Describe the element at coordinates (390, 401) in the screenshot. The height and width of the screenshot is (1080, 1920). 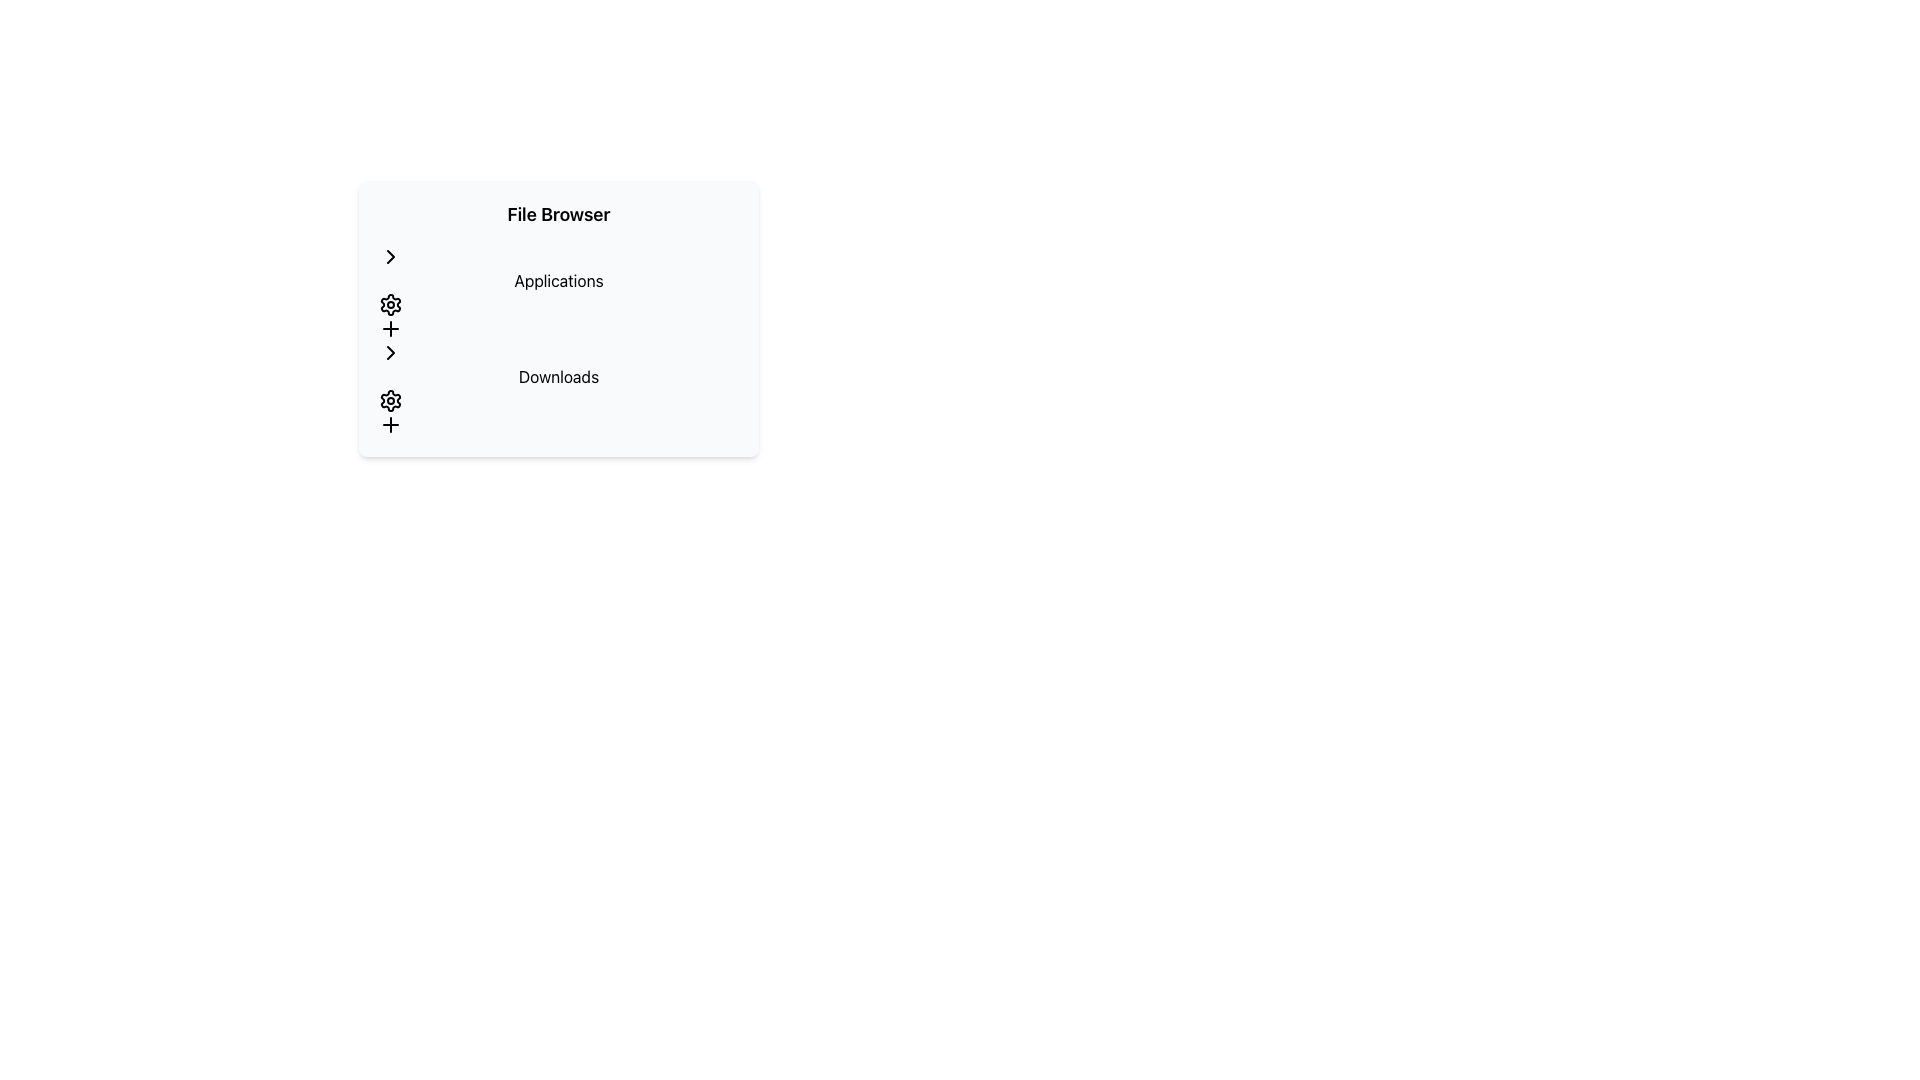
I see `the settings icon in the sidebar` at that location.